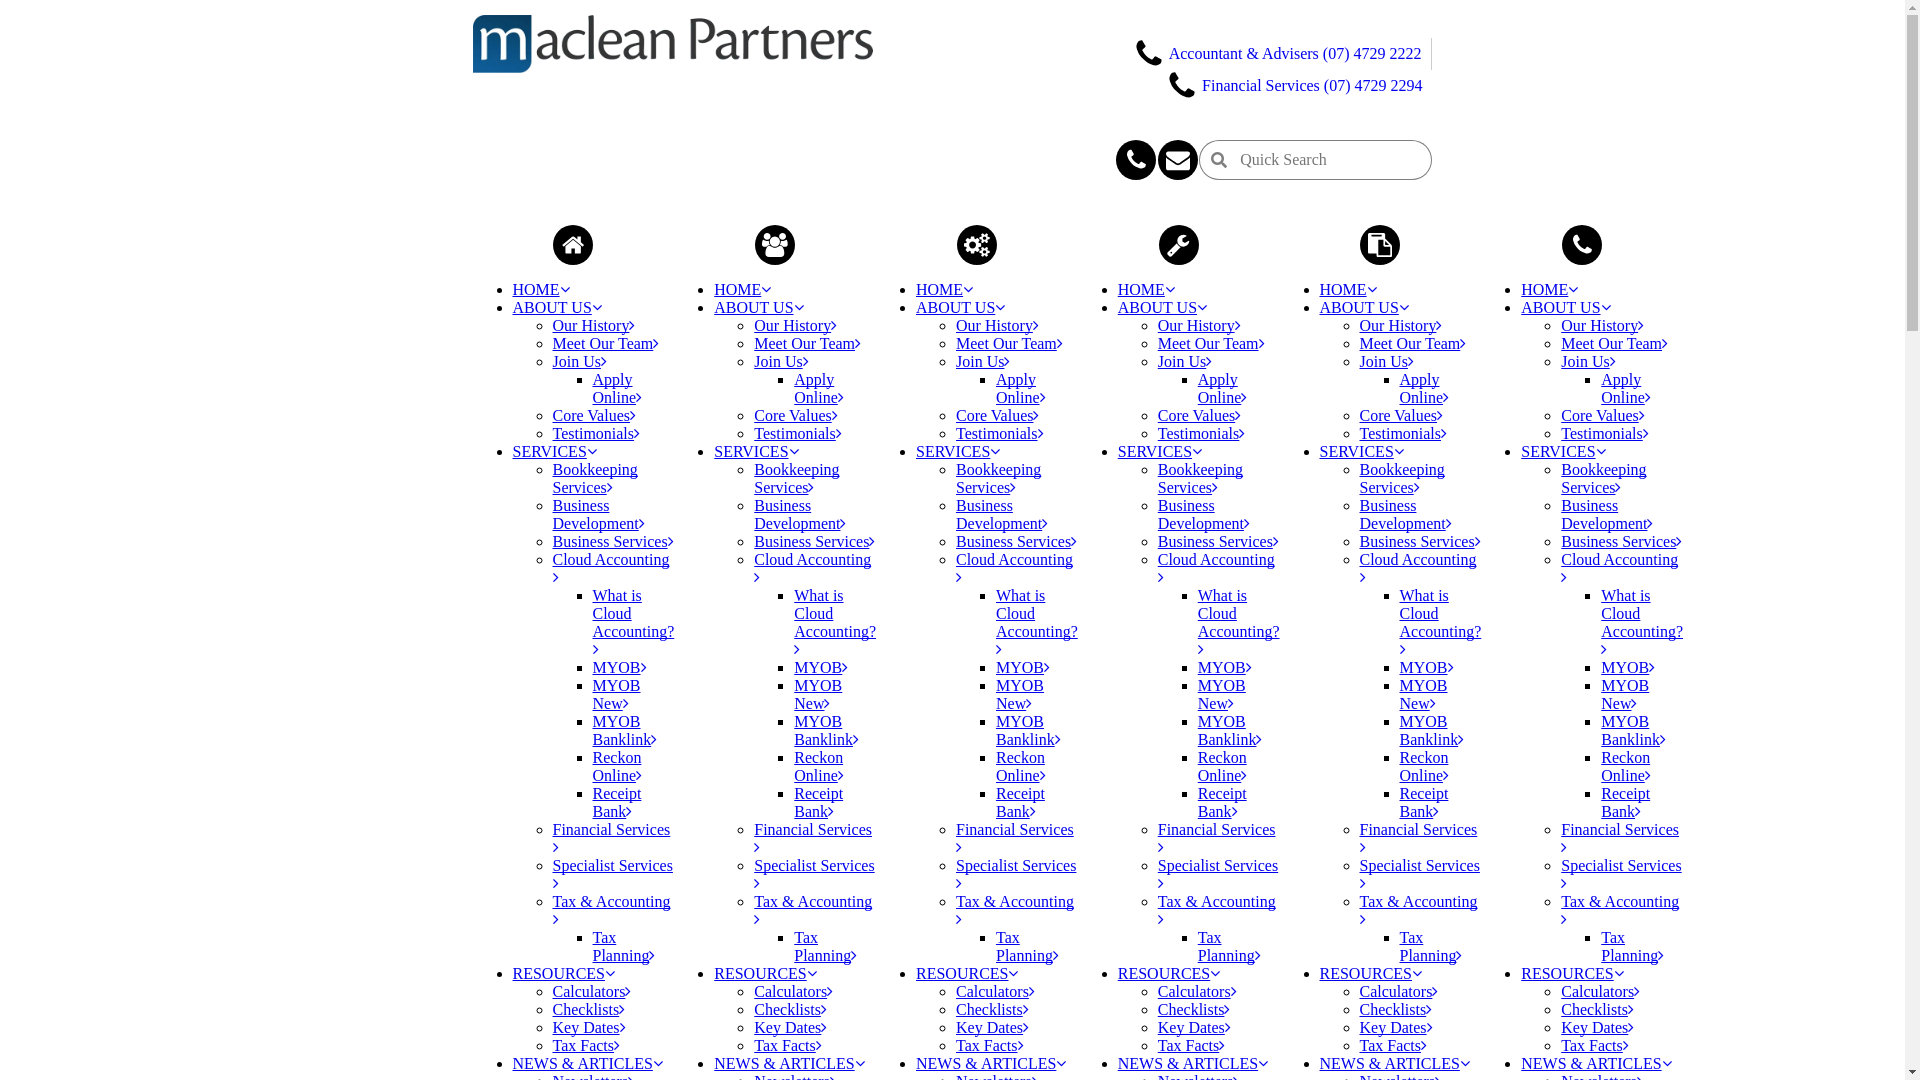 The width and height of the screenshot is (1920, 1080). What do you see at coordinates (763, 972) in the screenshot?
I see `'RESOURCES'` at bounding box center [763, 972].